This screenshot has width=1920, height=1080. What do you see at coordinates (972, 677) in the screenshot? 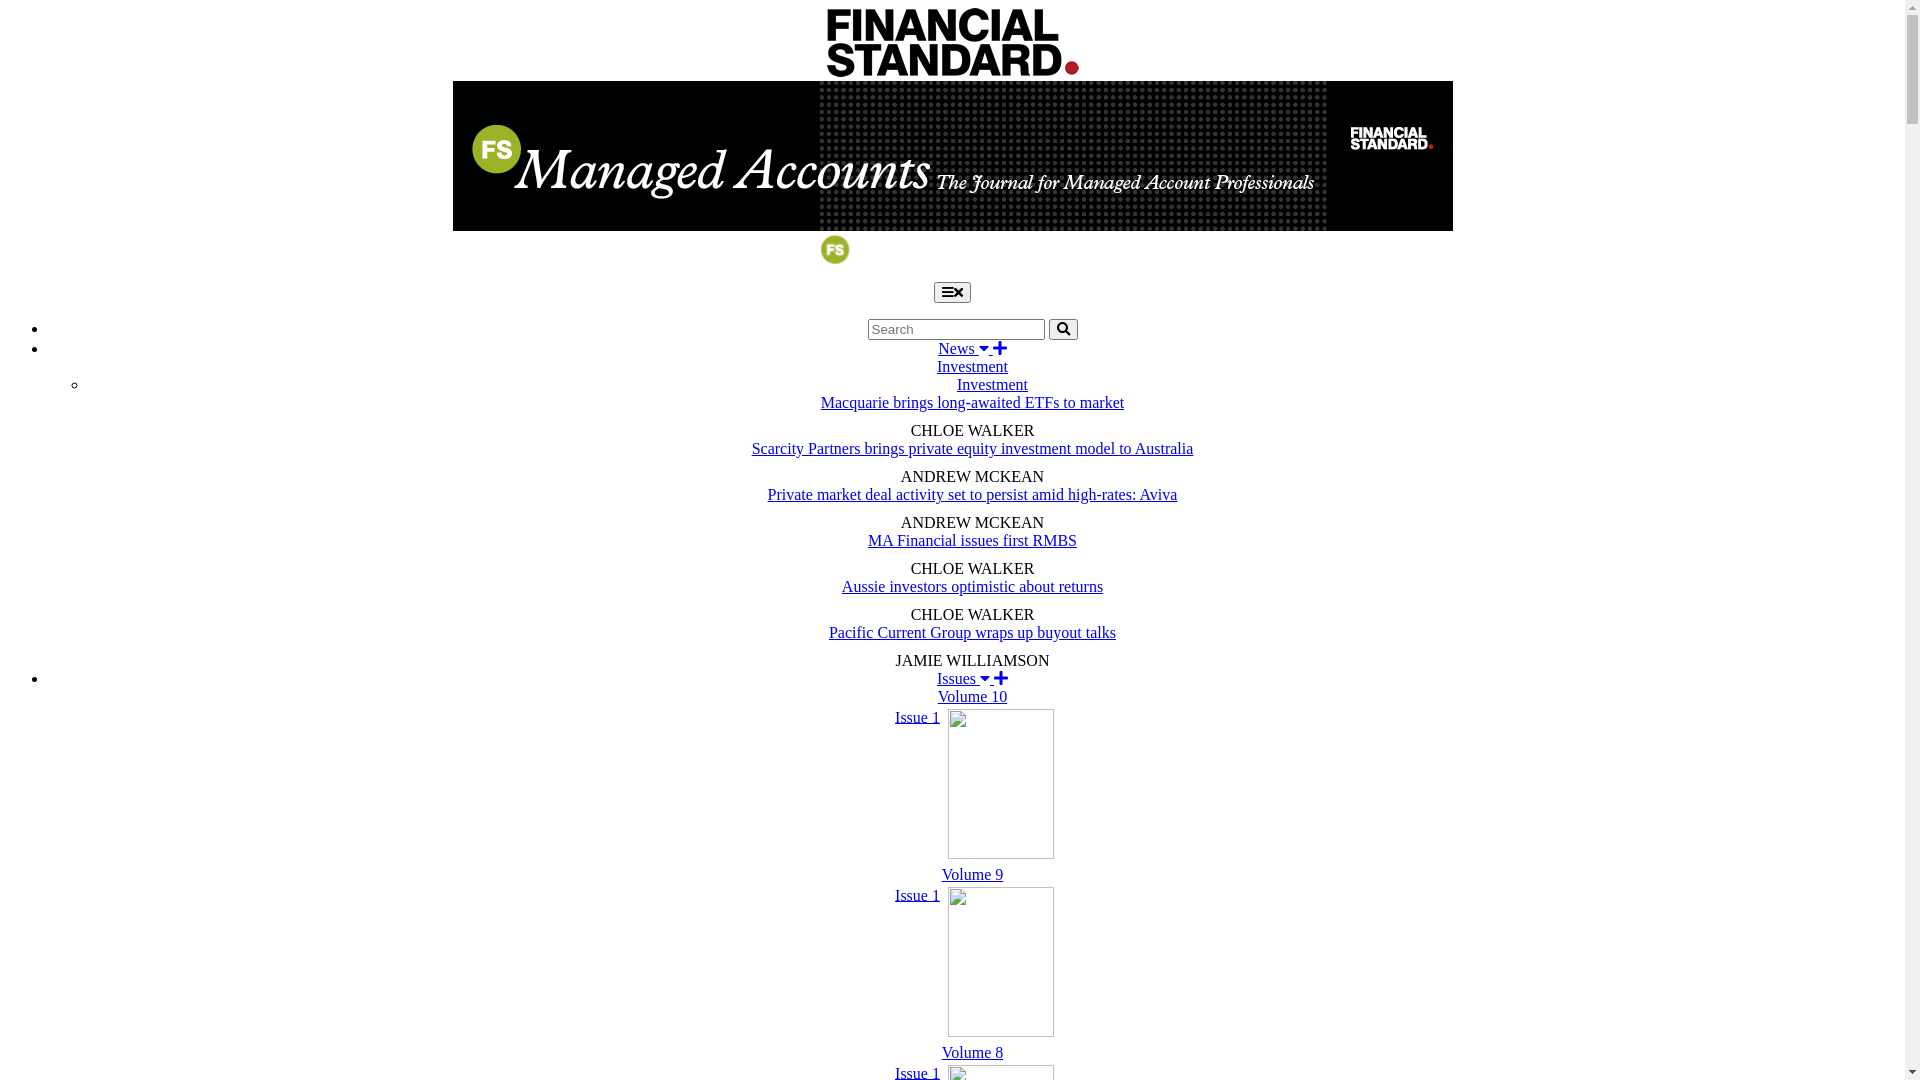
I see `'Issues'` at bounding box center [972, 677].